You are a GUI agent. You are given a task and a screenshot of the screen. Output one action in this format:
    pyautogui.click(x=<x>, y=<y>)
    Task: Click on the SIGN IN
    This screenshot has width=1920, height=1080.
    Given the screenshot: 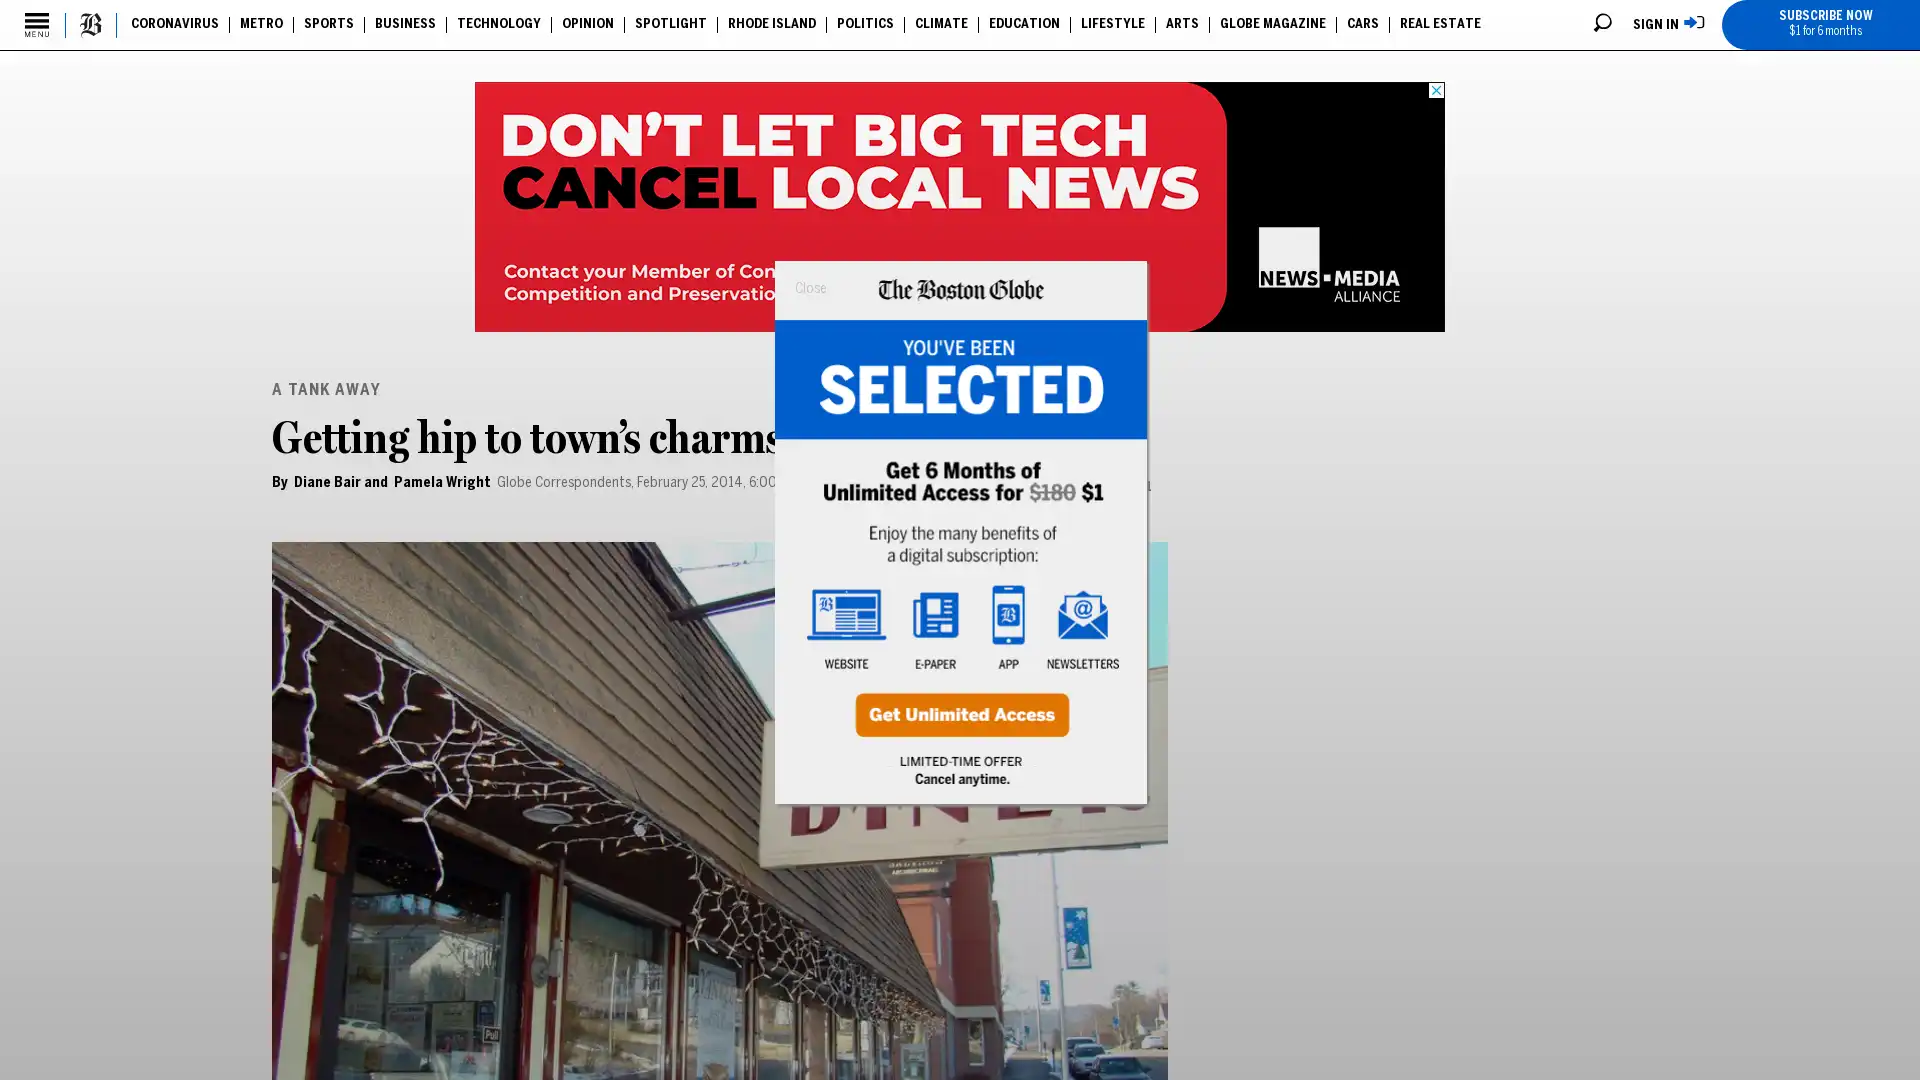 What is the action you would take?
    pyautogui.click(x=1669, y=24)
    